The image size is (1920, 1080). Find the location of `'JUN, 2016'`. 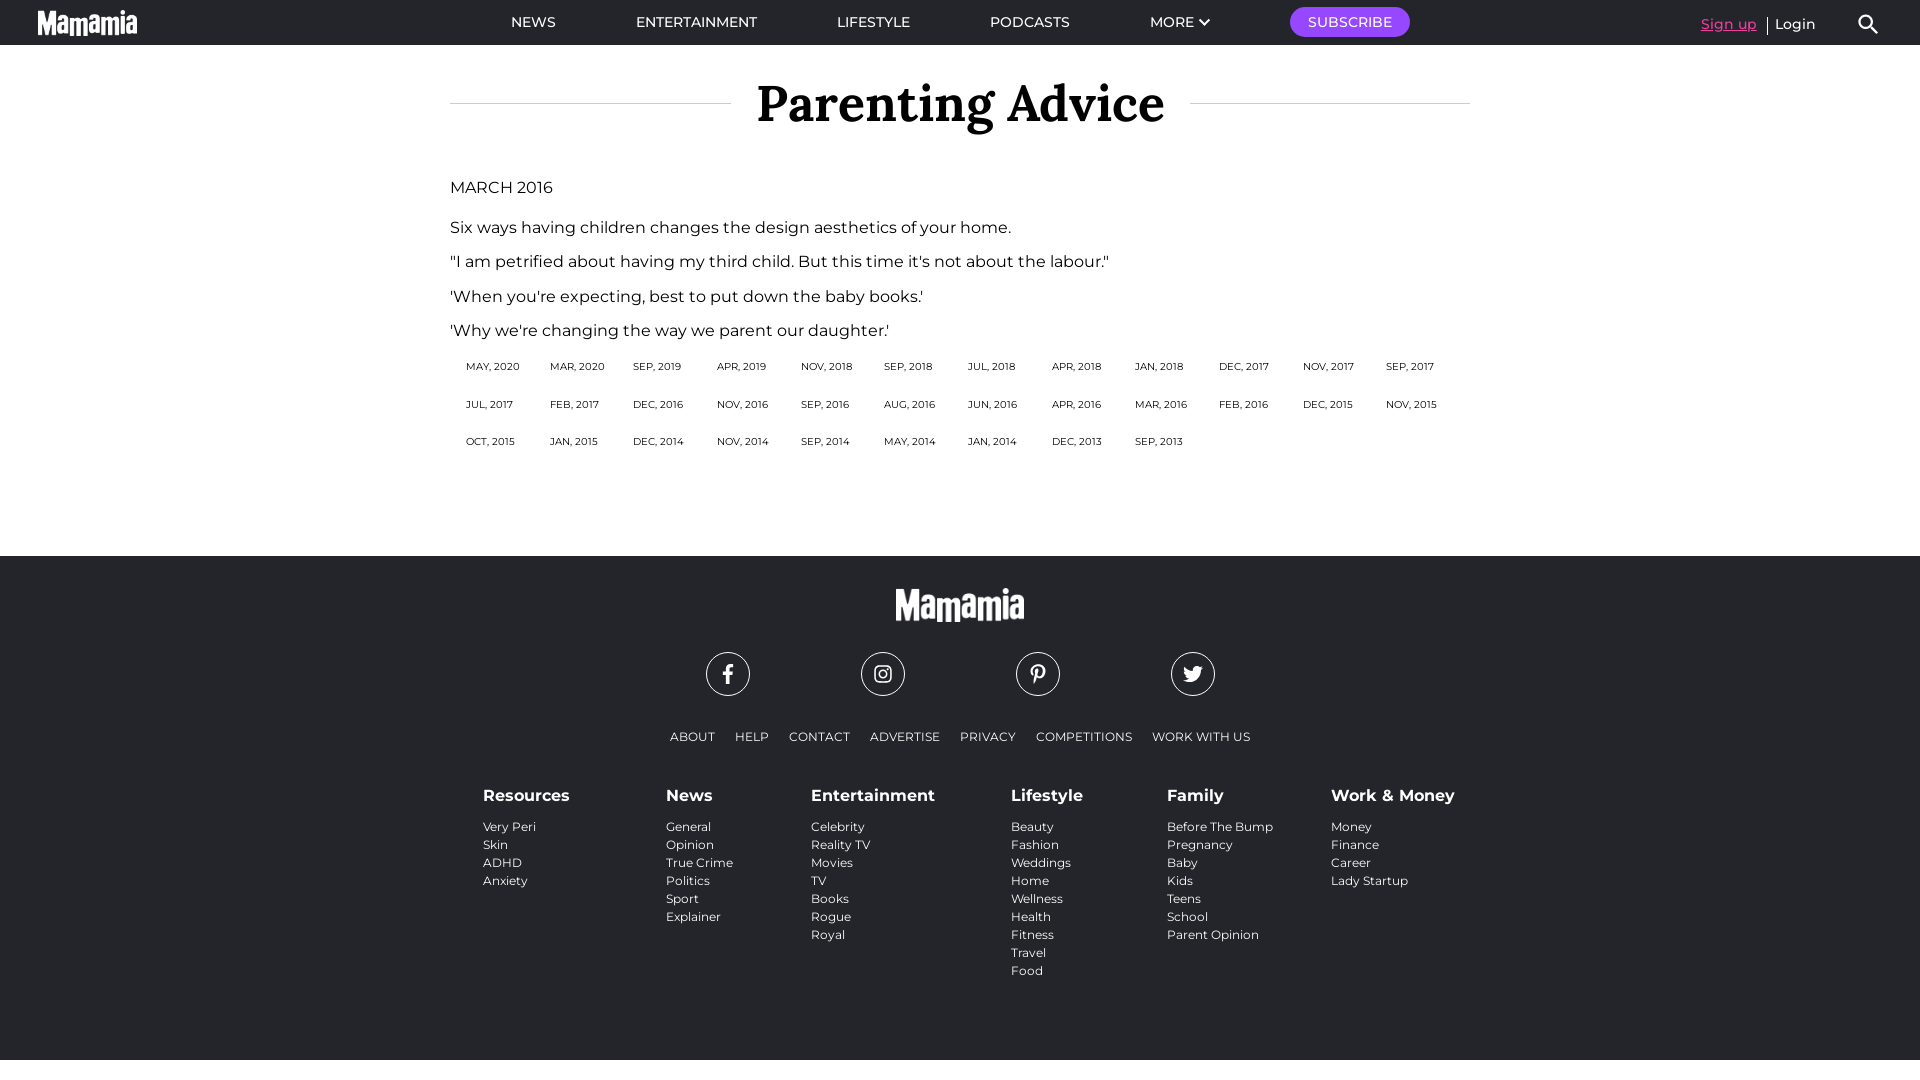

'JUN, 2016' is located at coordinates (992, 404).